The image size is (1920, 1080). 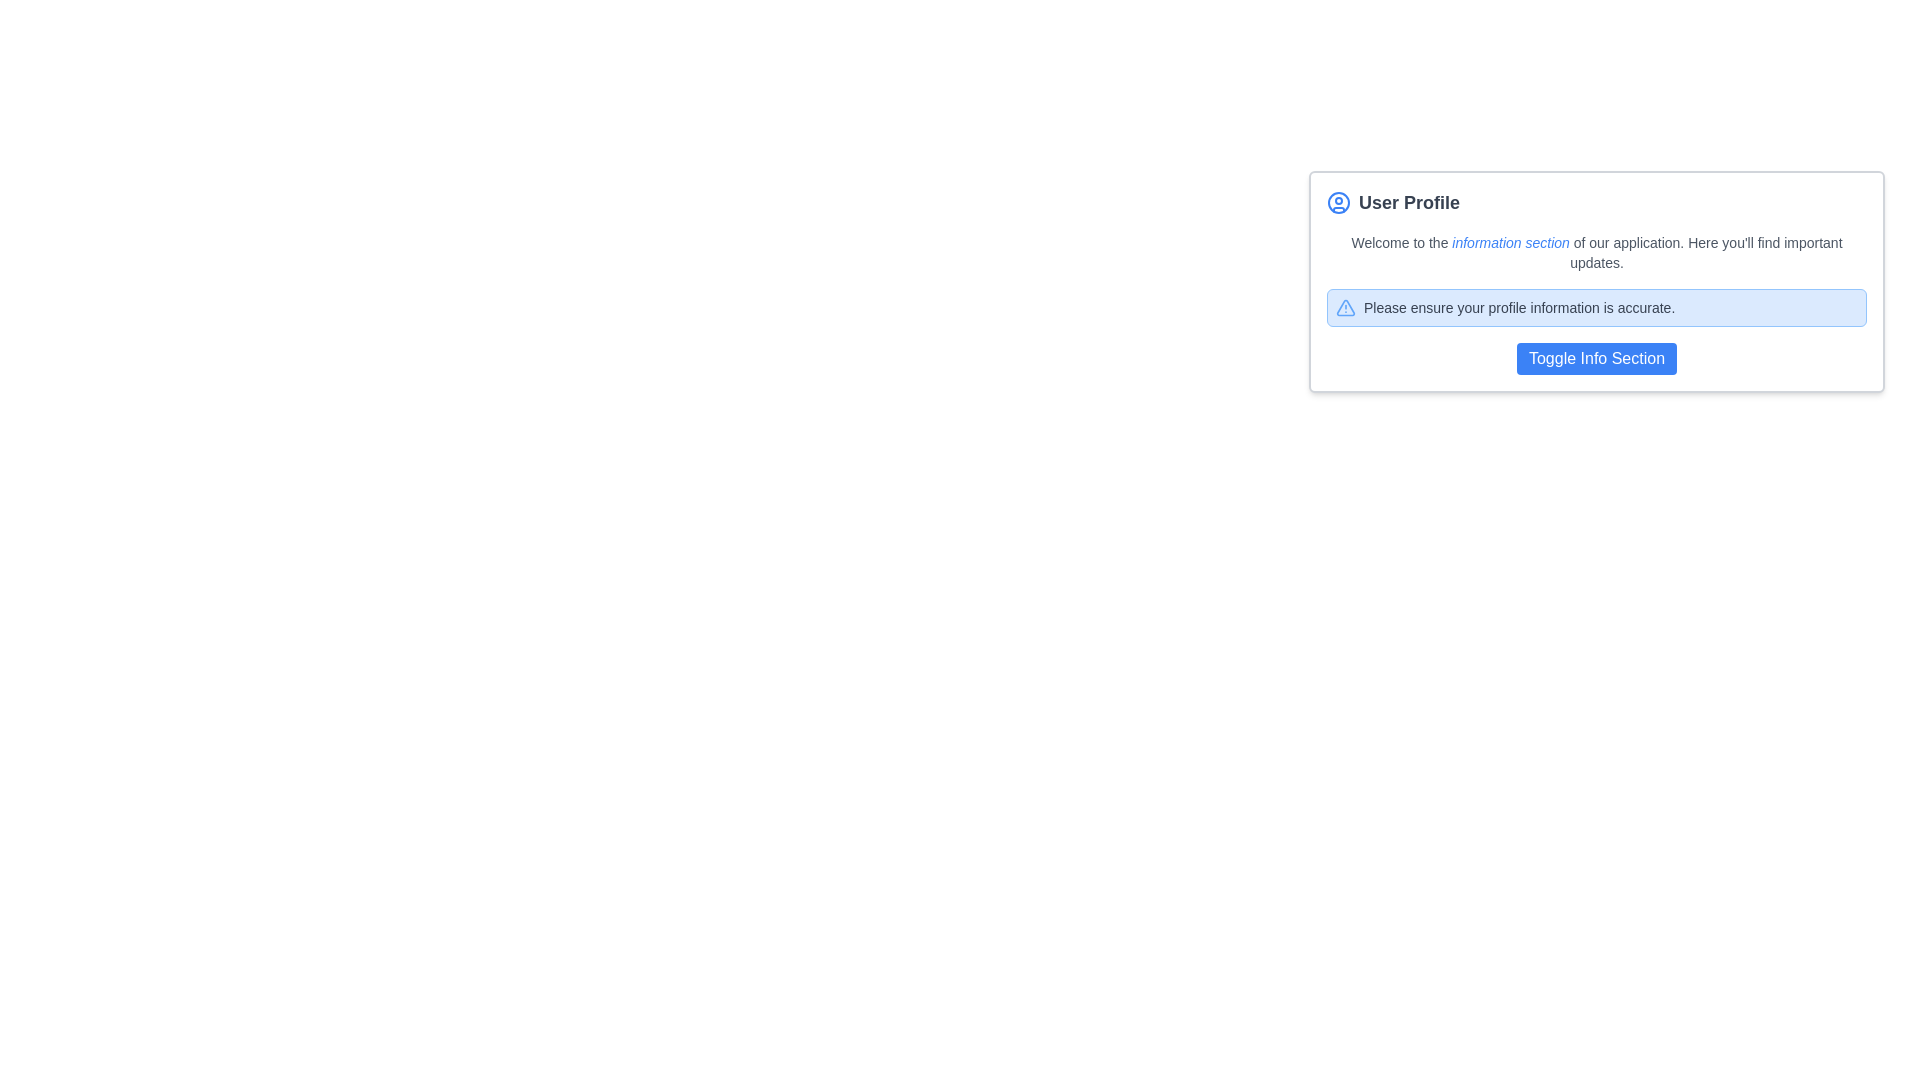 What do you see at coordinates (1596, 252) in the screenshot?
I see `the 'information section' text in the welcome message` at bounding box center [1596, 252].